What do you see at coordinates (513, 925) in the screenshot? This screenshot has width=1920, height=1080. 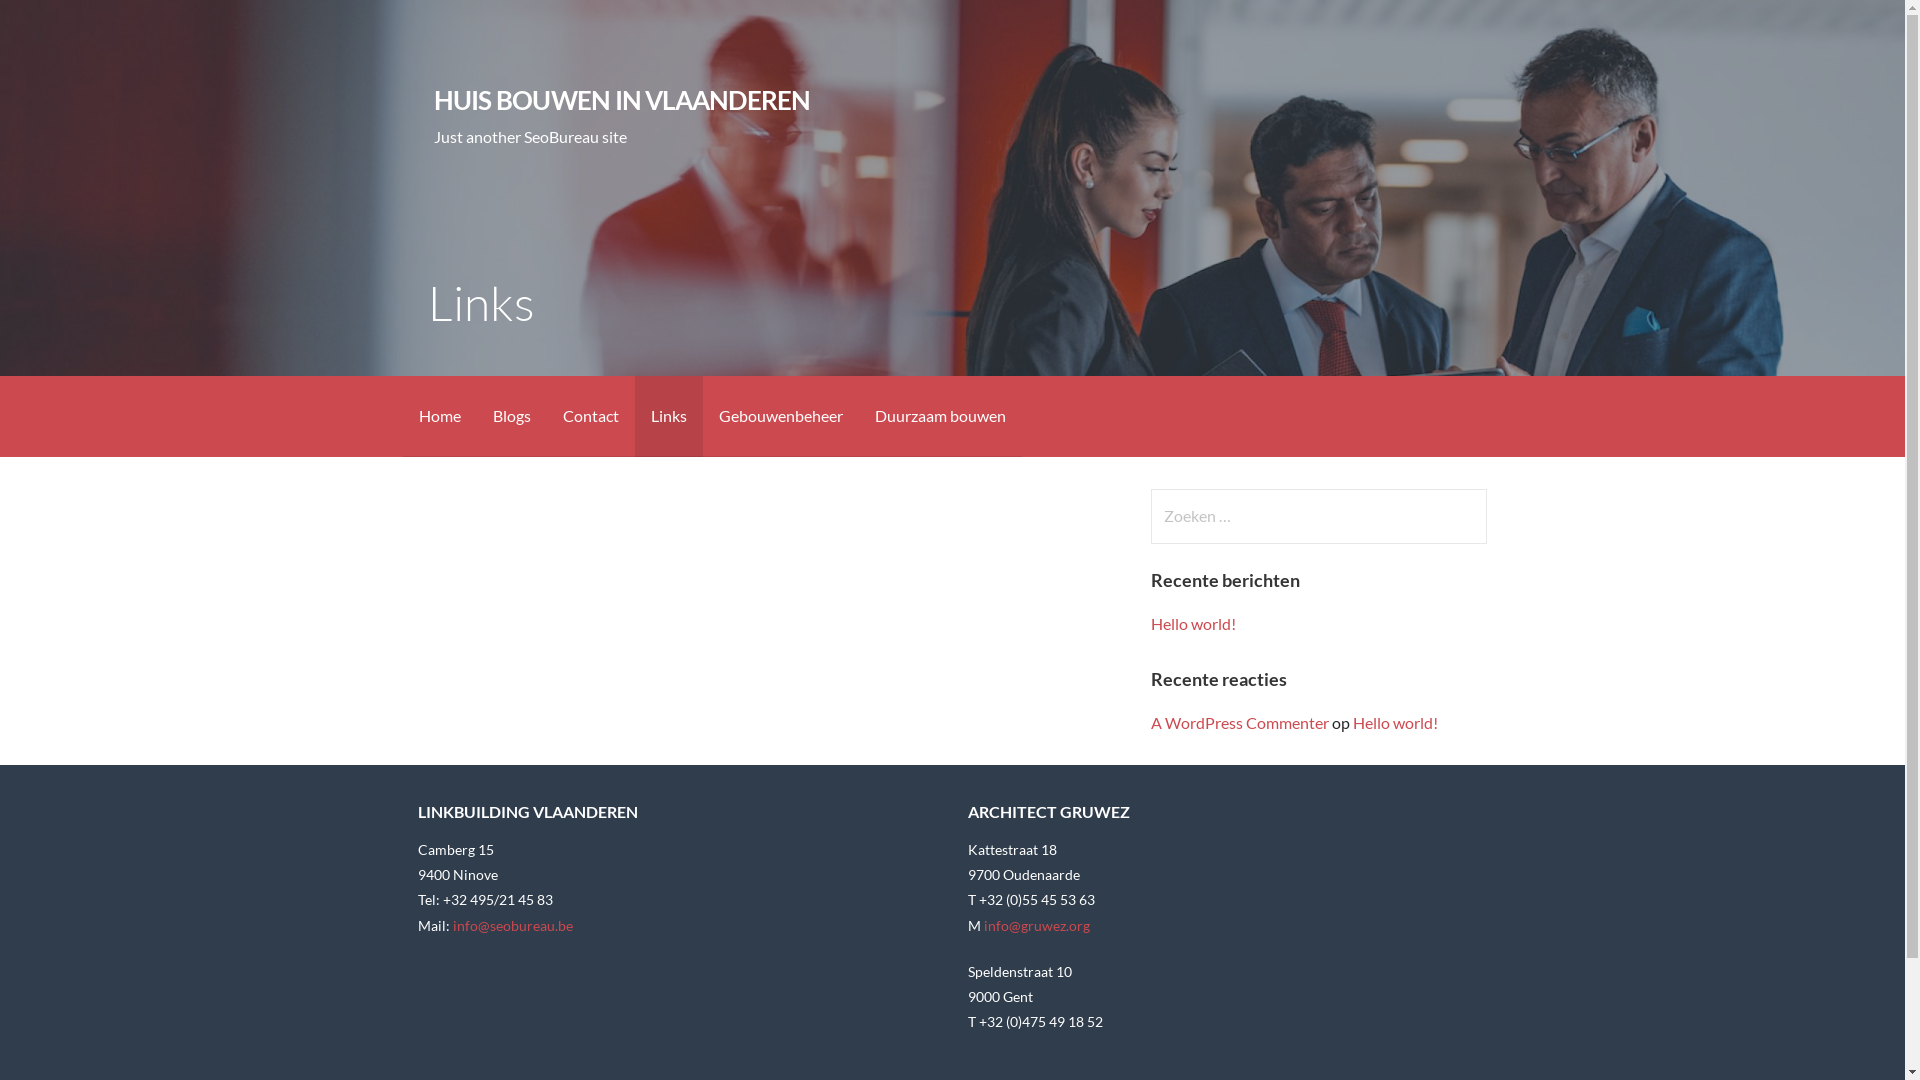 I see `'info@seobureau.be'` at bounding box center [513, 925].